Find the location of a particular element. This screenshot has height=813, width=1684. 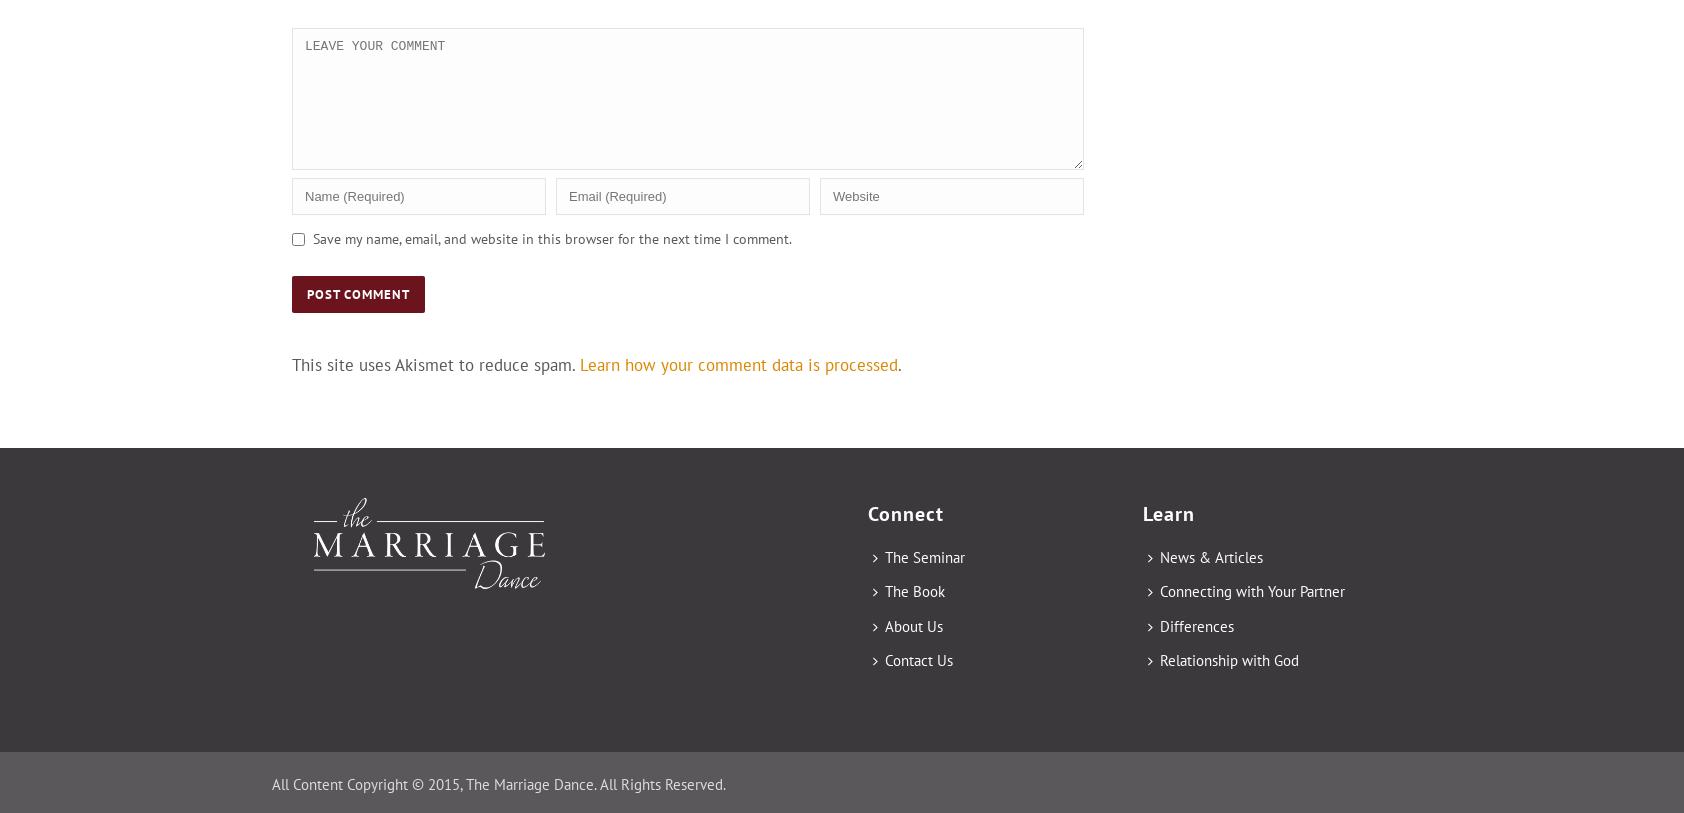

'This site uses Akismet to reduce spam.' is located at coordinates (434, 364).